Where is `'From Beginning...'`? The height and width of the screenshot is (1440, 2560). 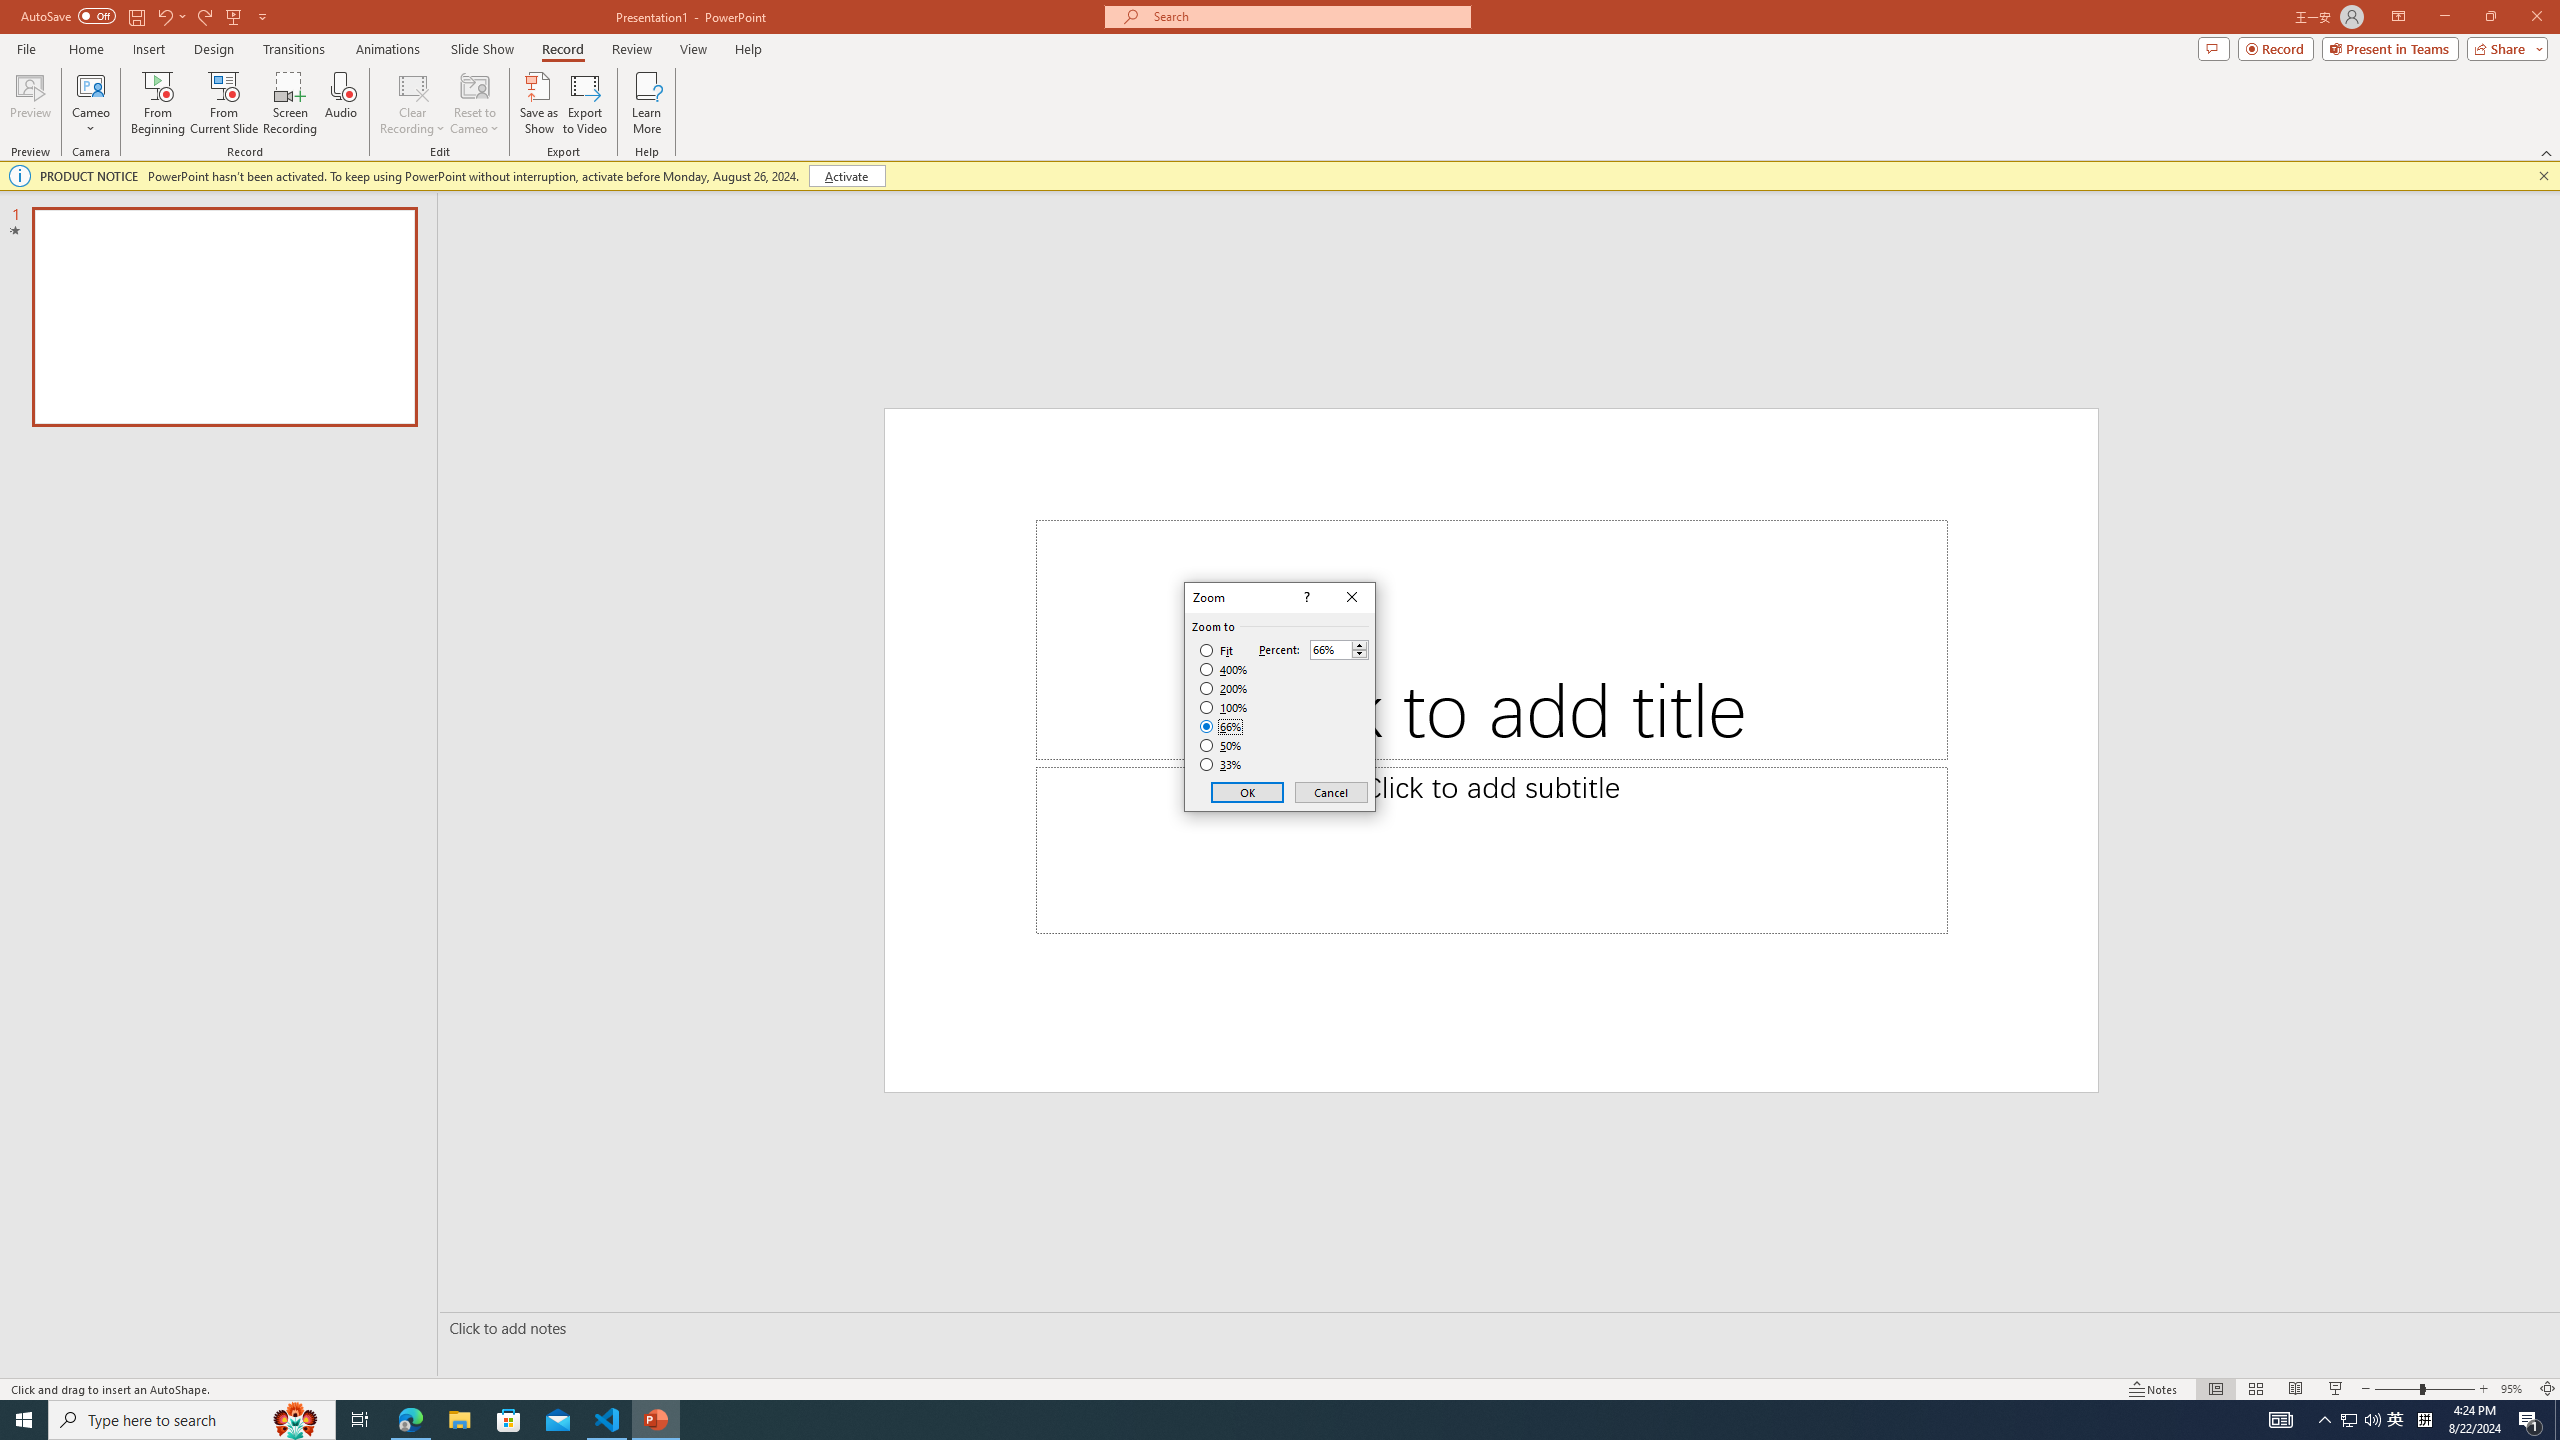 'From Beginning...' is located at coordinates (156, 103).